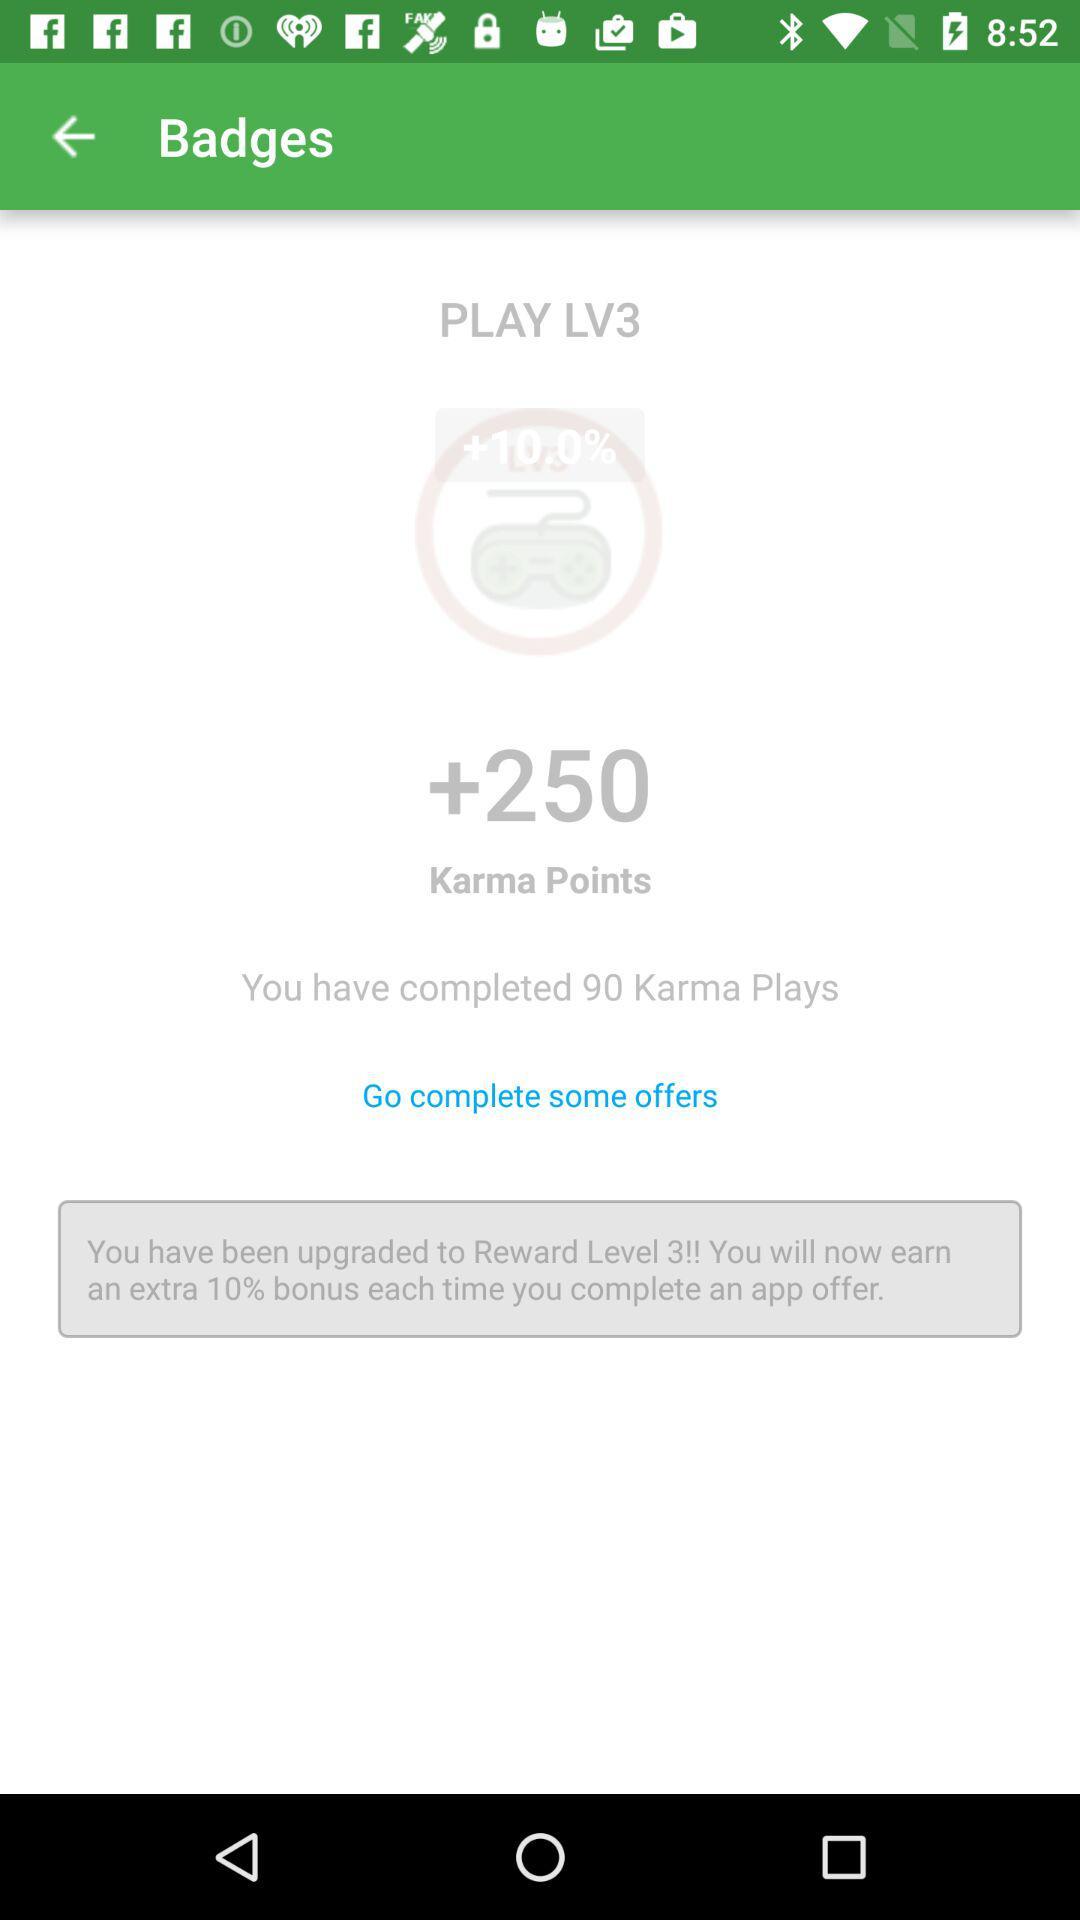 The image size is (1080, 1920). I want to click on icon below you have completed, so click(540, 1093).